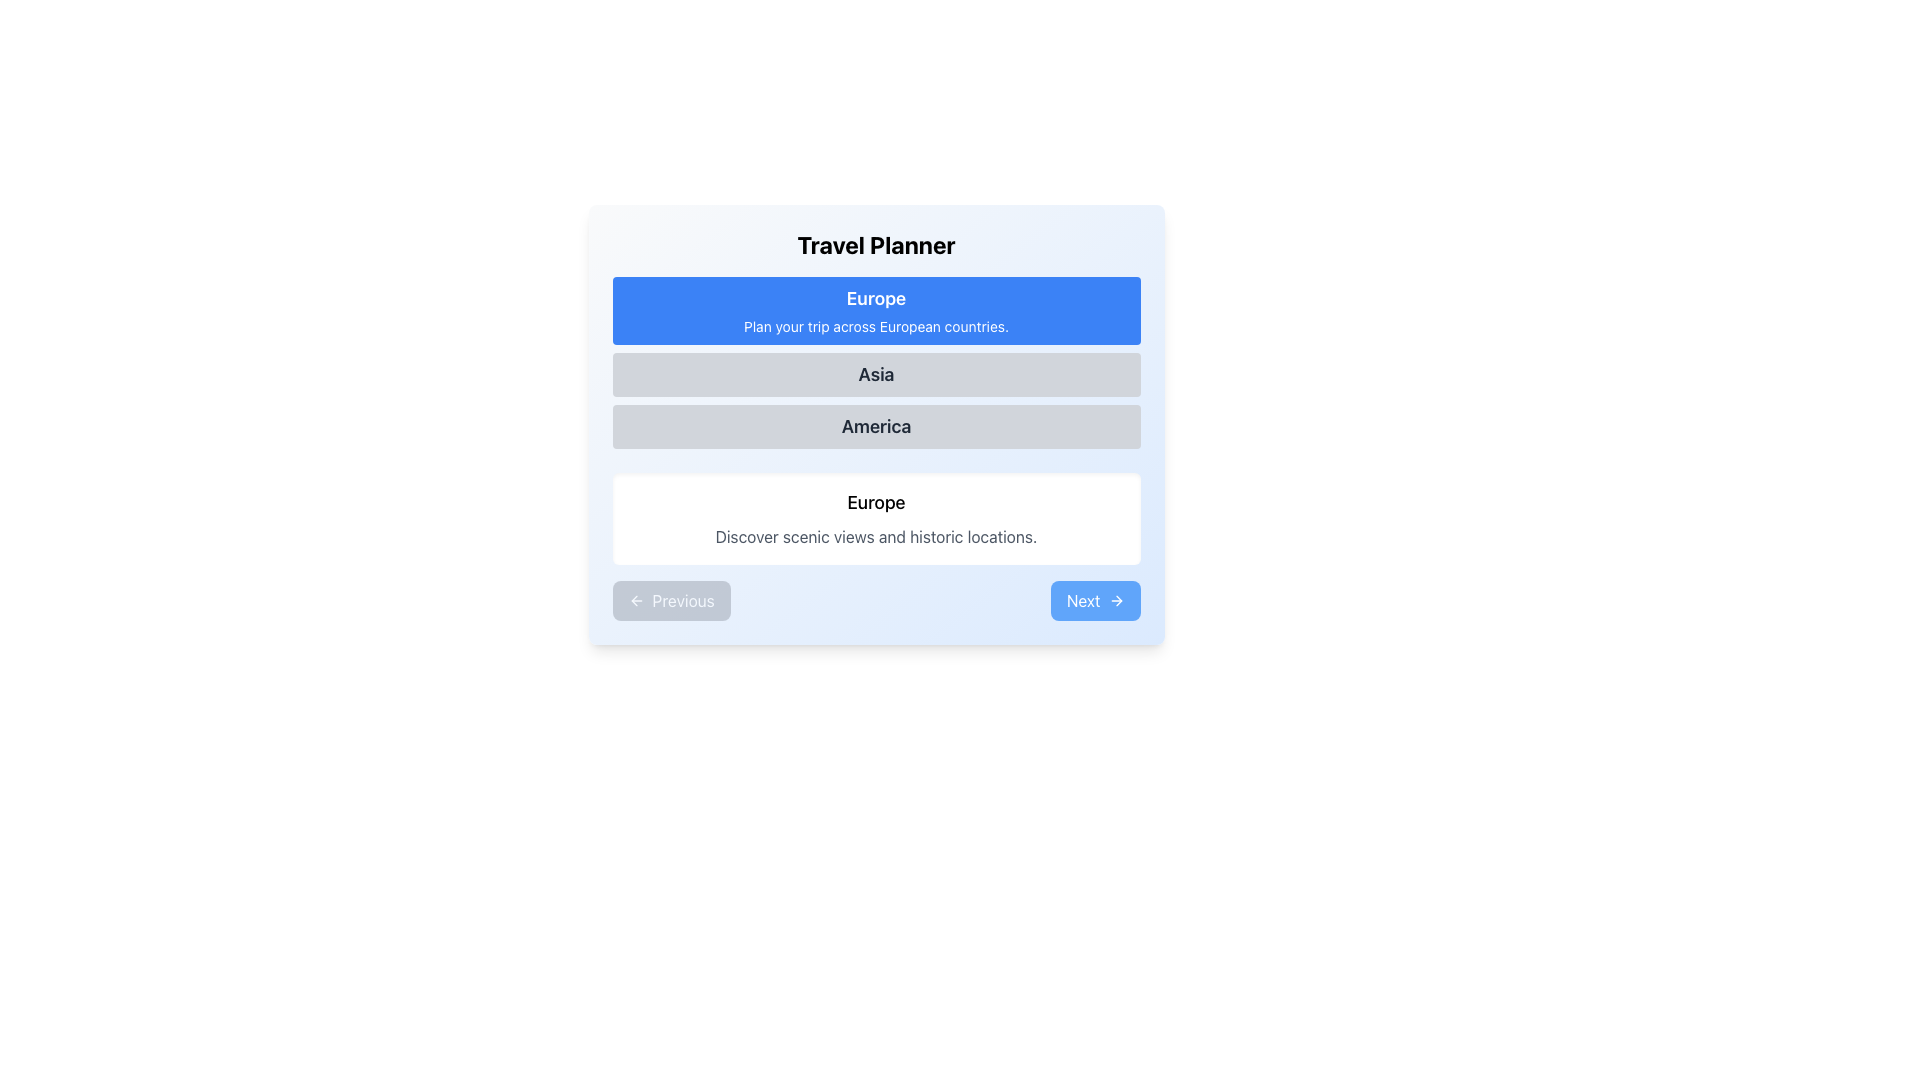 The image size is (1920, 1080). I want to click on supporting descriptive text located directly beneath the heading 'Europe' in the 'Travel Planner' section, which provides additional information about the content or activities associated with the chosen region, so click(876, 535).